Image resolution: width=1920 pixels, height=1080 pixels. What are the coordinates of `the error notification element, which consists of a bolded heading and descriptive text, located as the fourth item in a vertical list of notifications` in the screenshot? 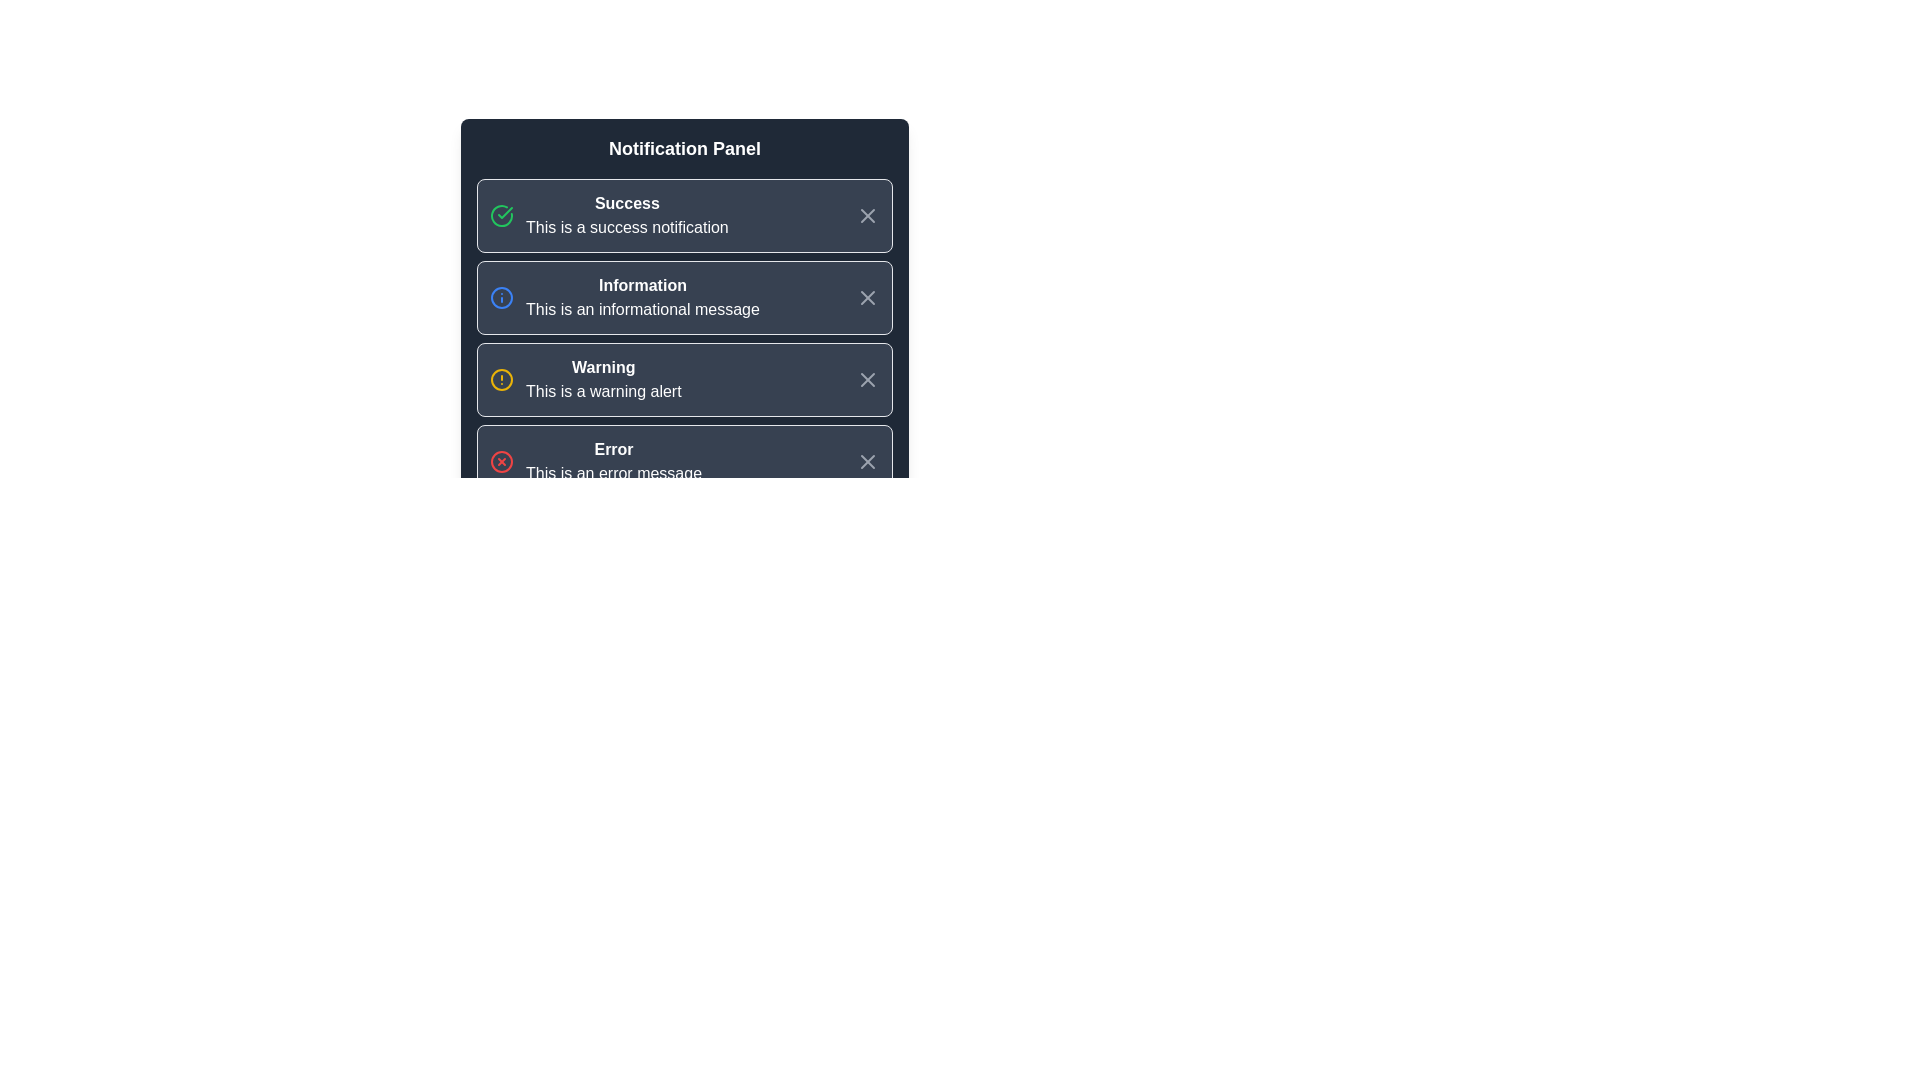 It's located at (613, 462).